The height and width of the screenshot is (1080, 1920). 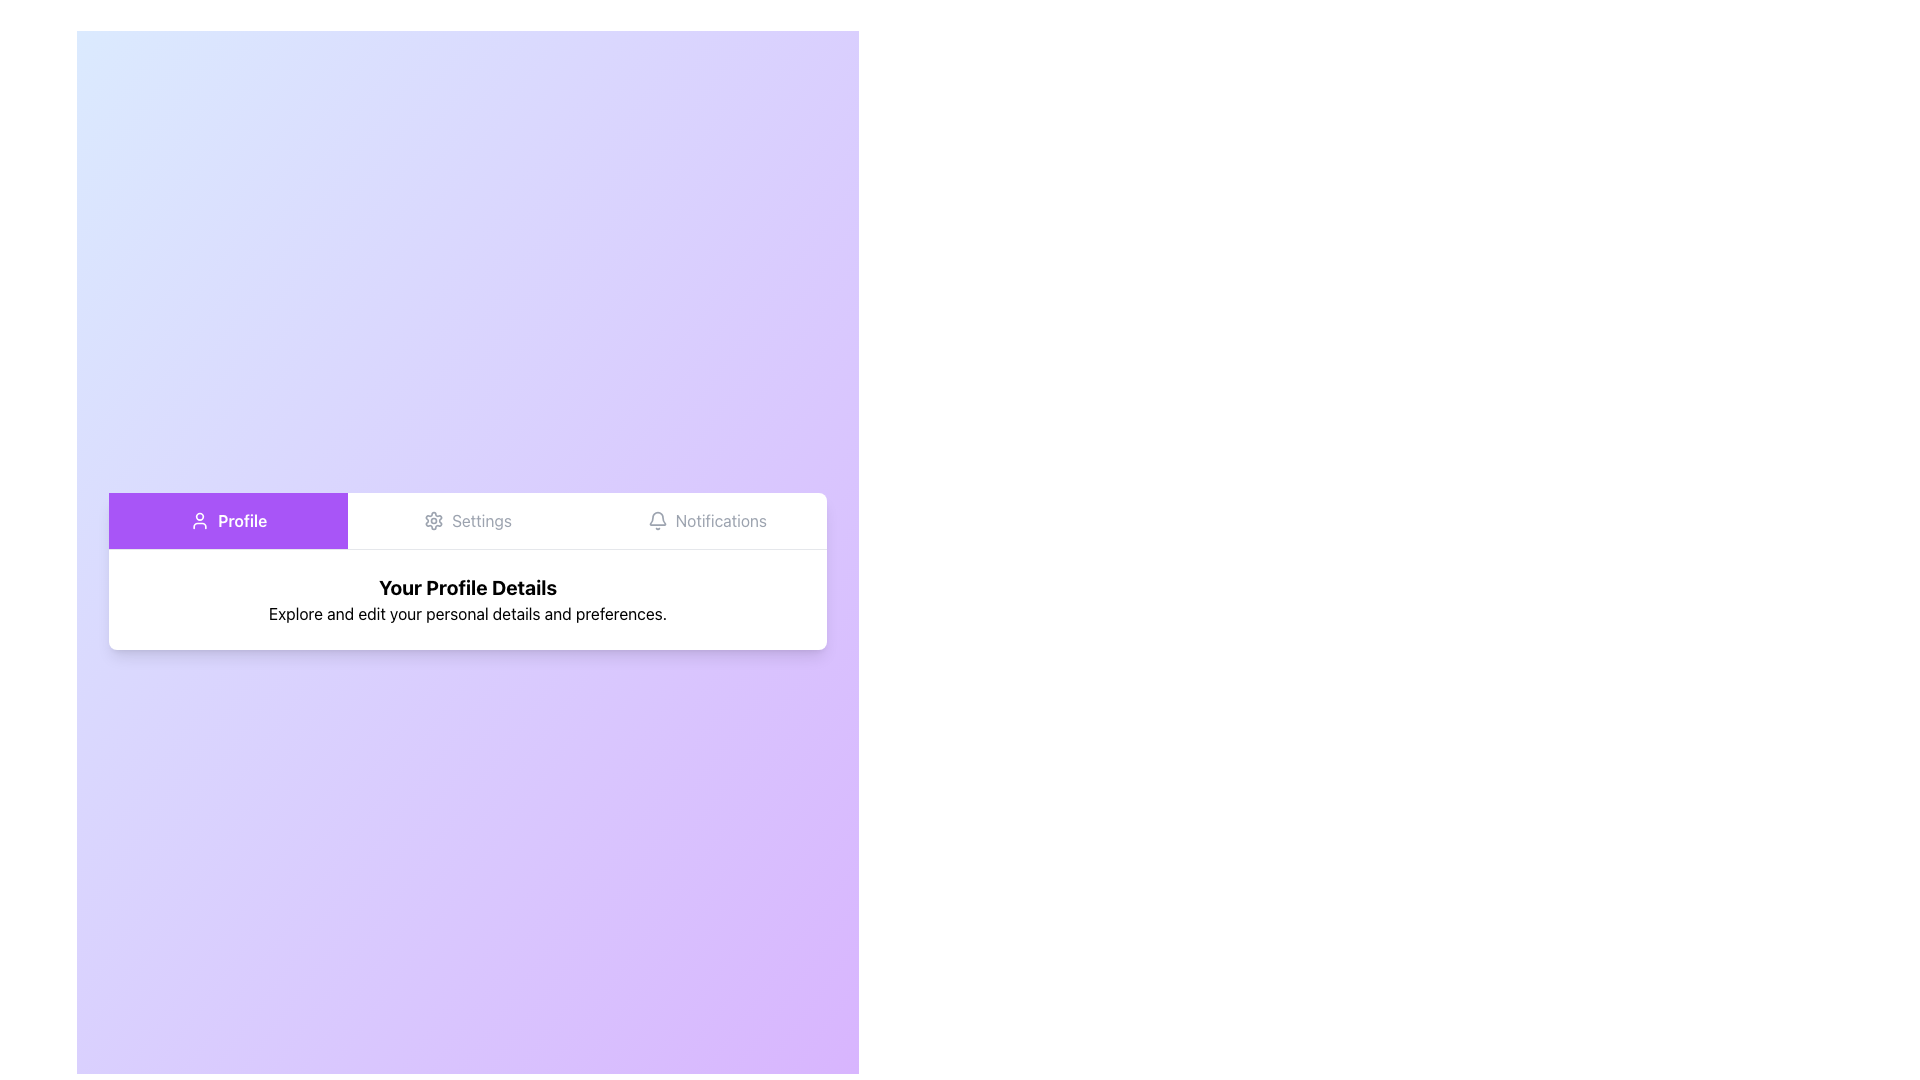 What do you see at coordinates (241, 519) in the screenshot?
I see `the 'Profile' label located centrally within the left segment of the top bar, adjacent to the user silhouette icon` at bounding box center [241, 519].